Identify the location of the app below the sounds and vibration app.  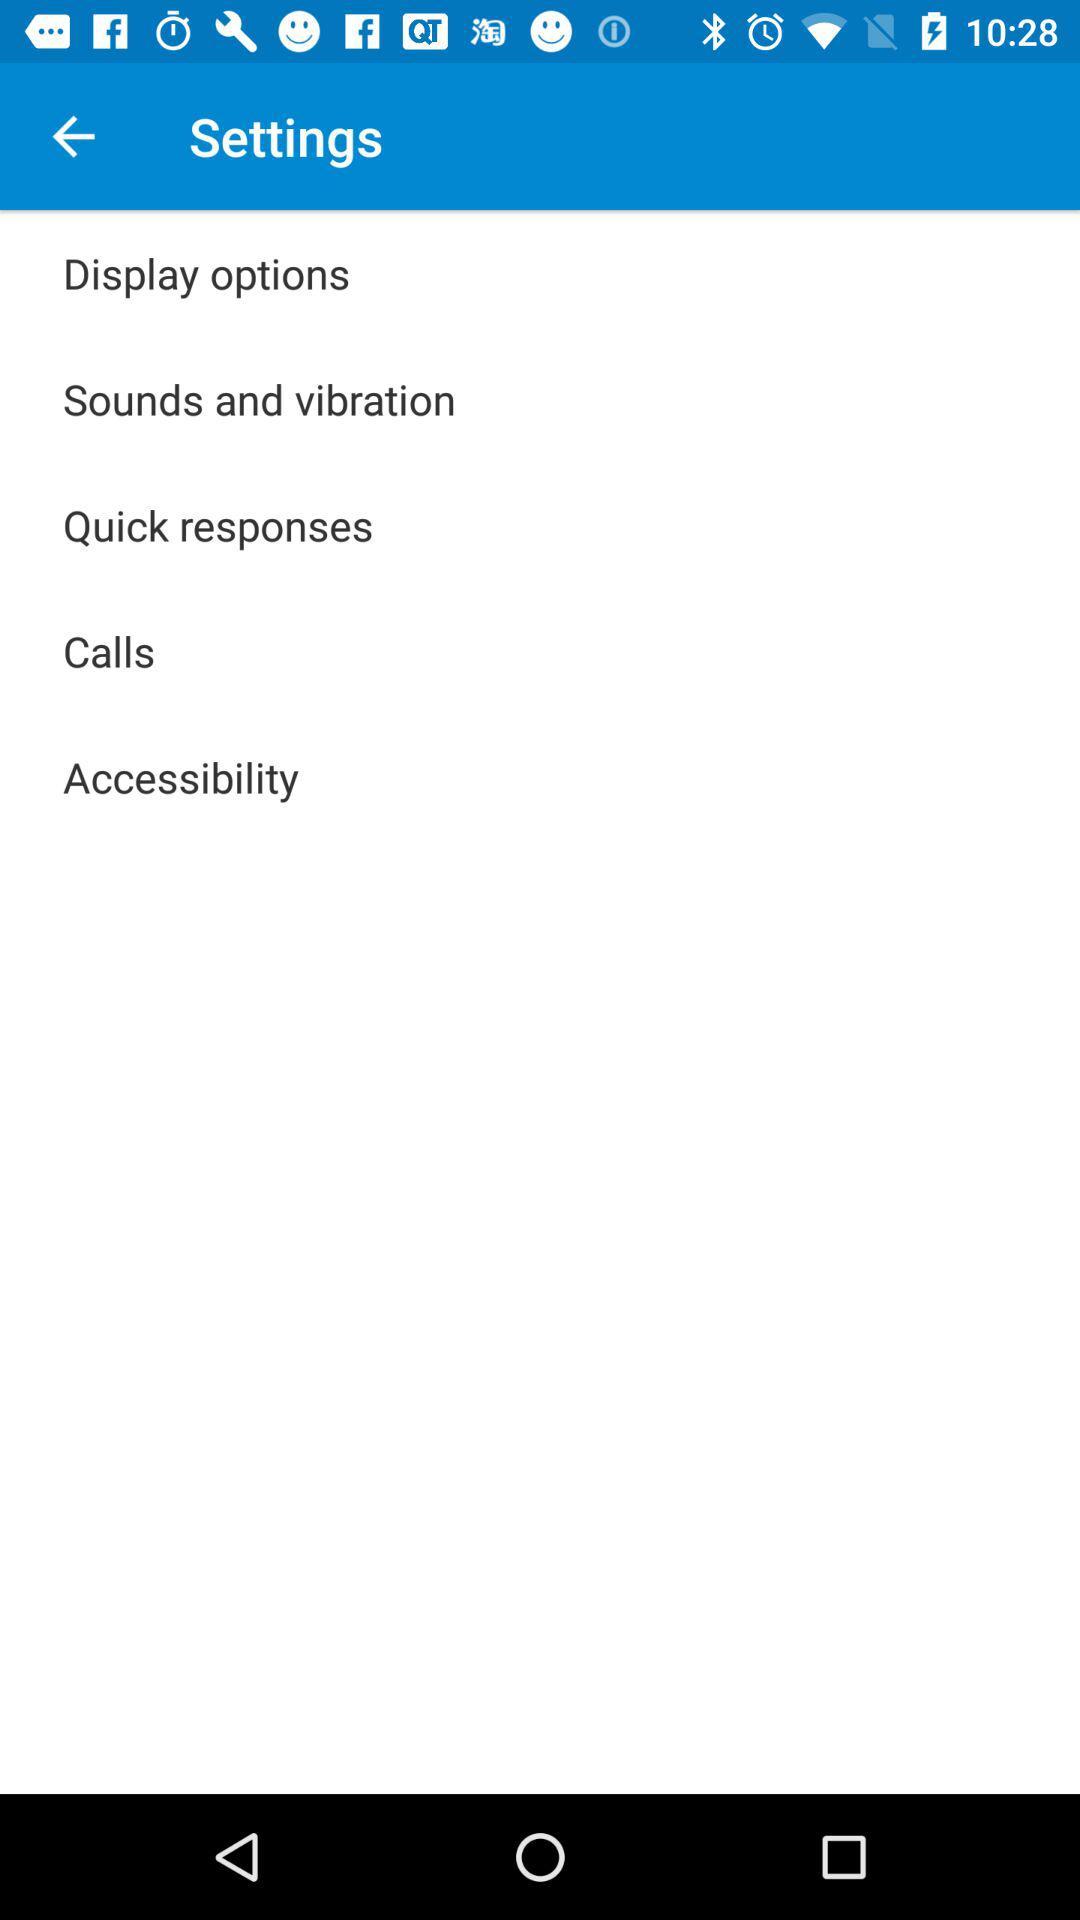
(218, 524).